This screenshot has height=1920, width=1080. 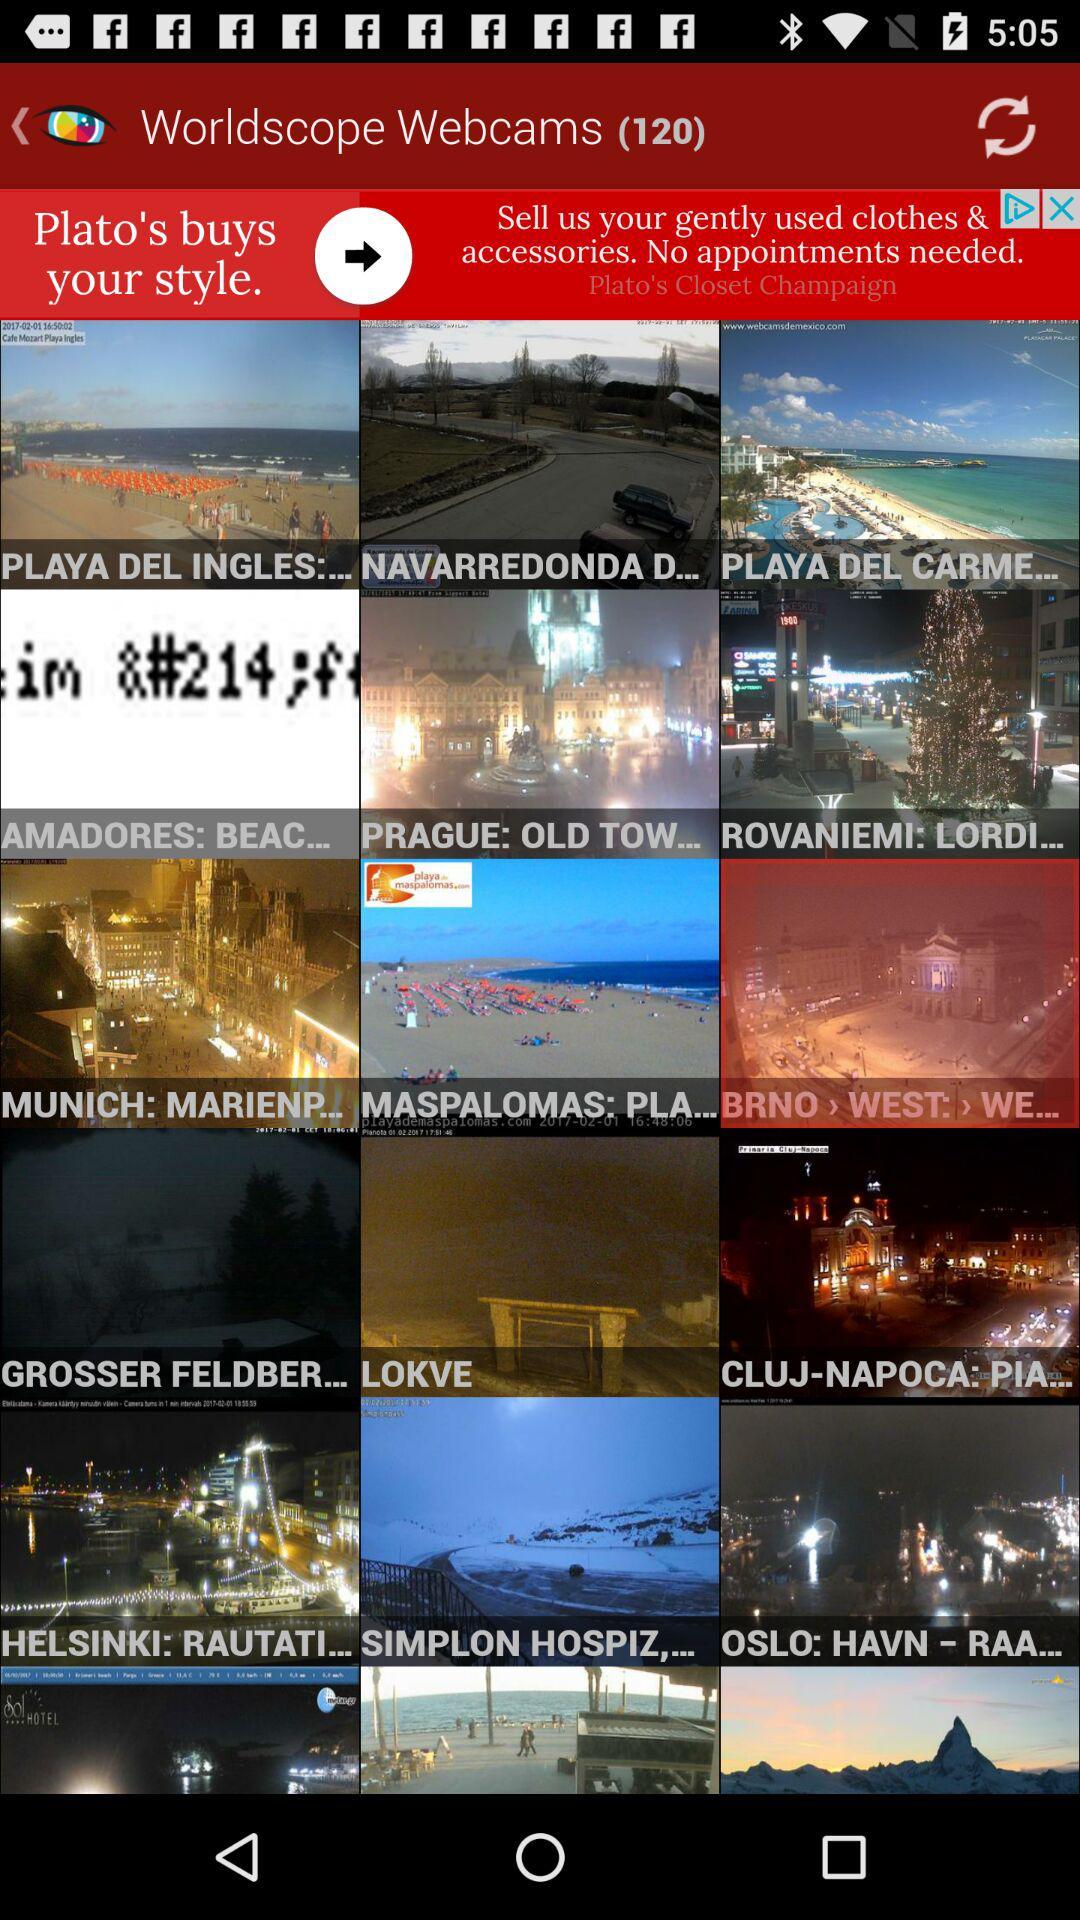 I want to click on link to advertisement, so click(x=540, y=253).